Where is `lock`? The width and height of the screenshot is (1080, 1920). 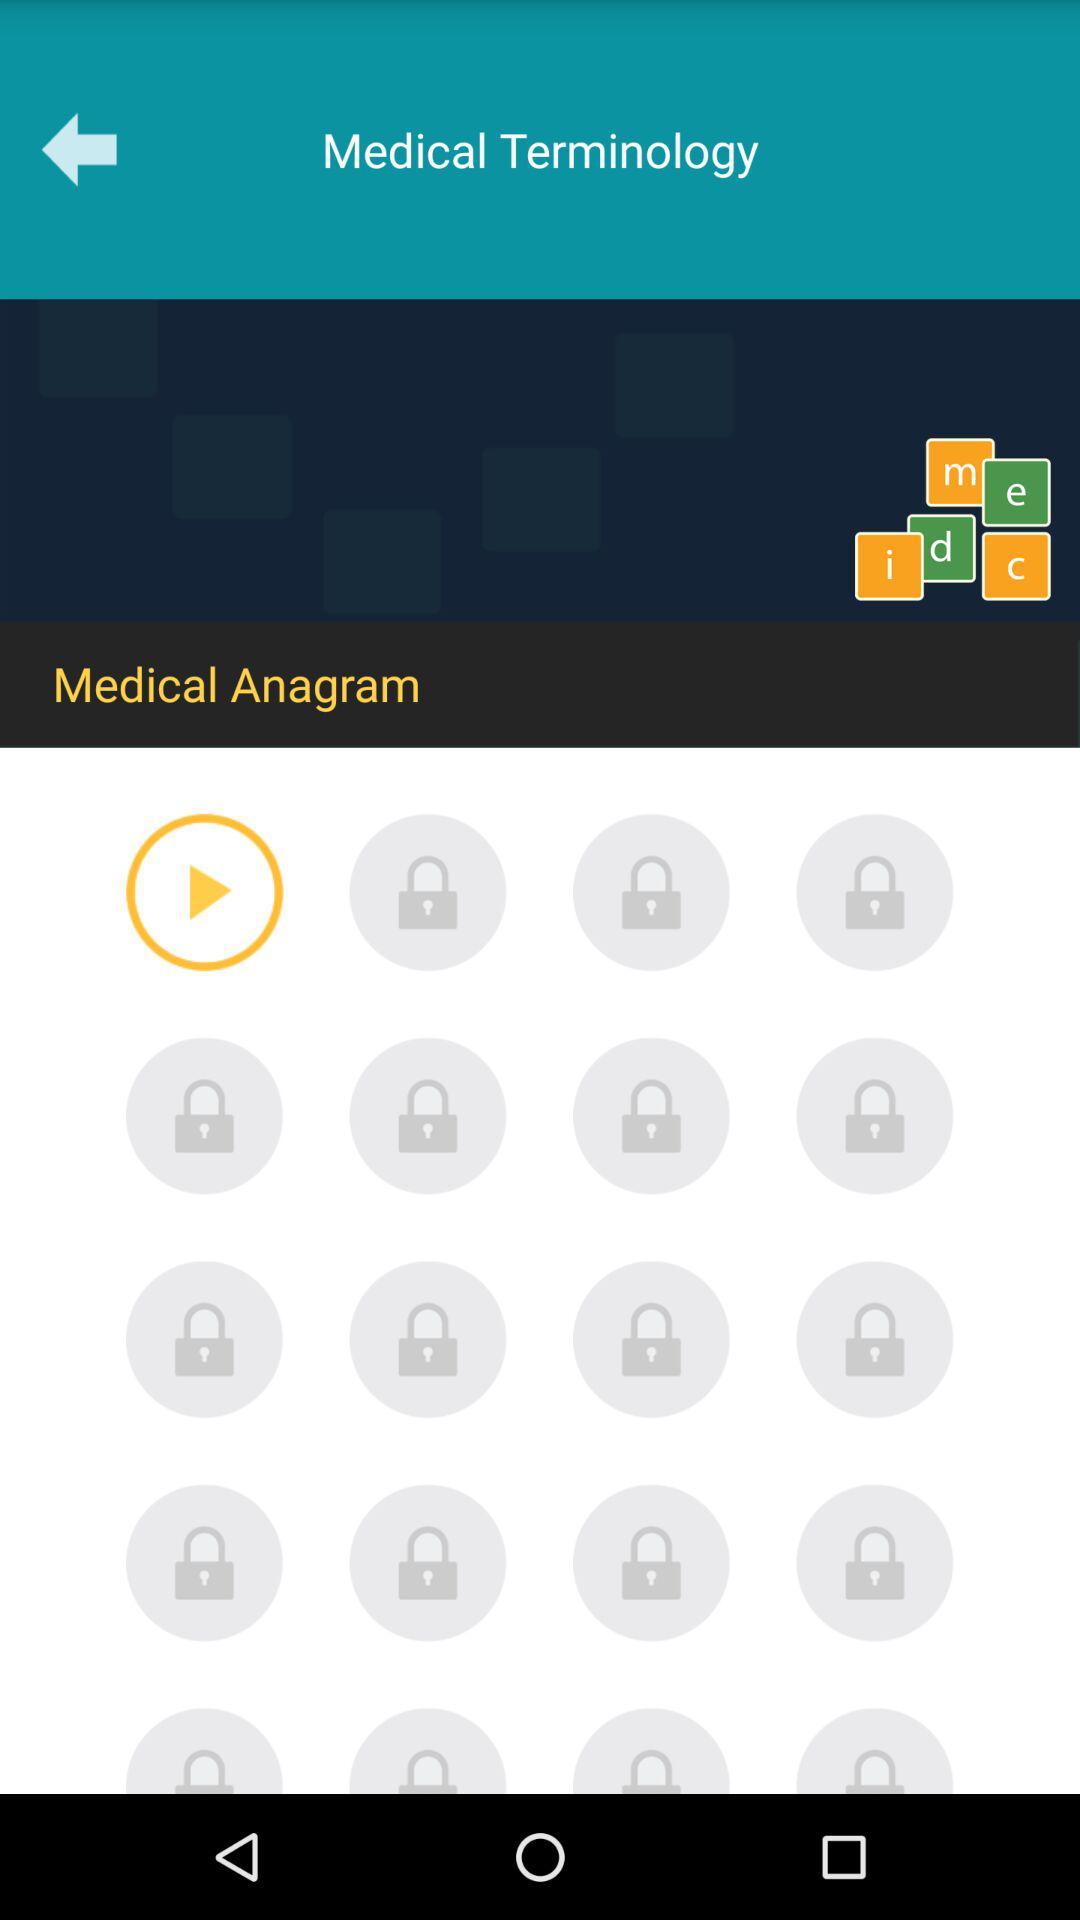 lock is located at coordinates (651, 1115).